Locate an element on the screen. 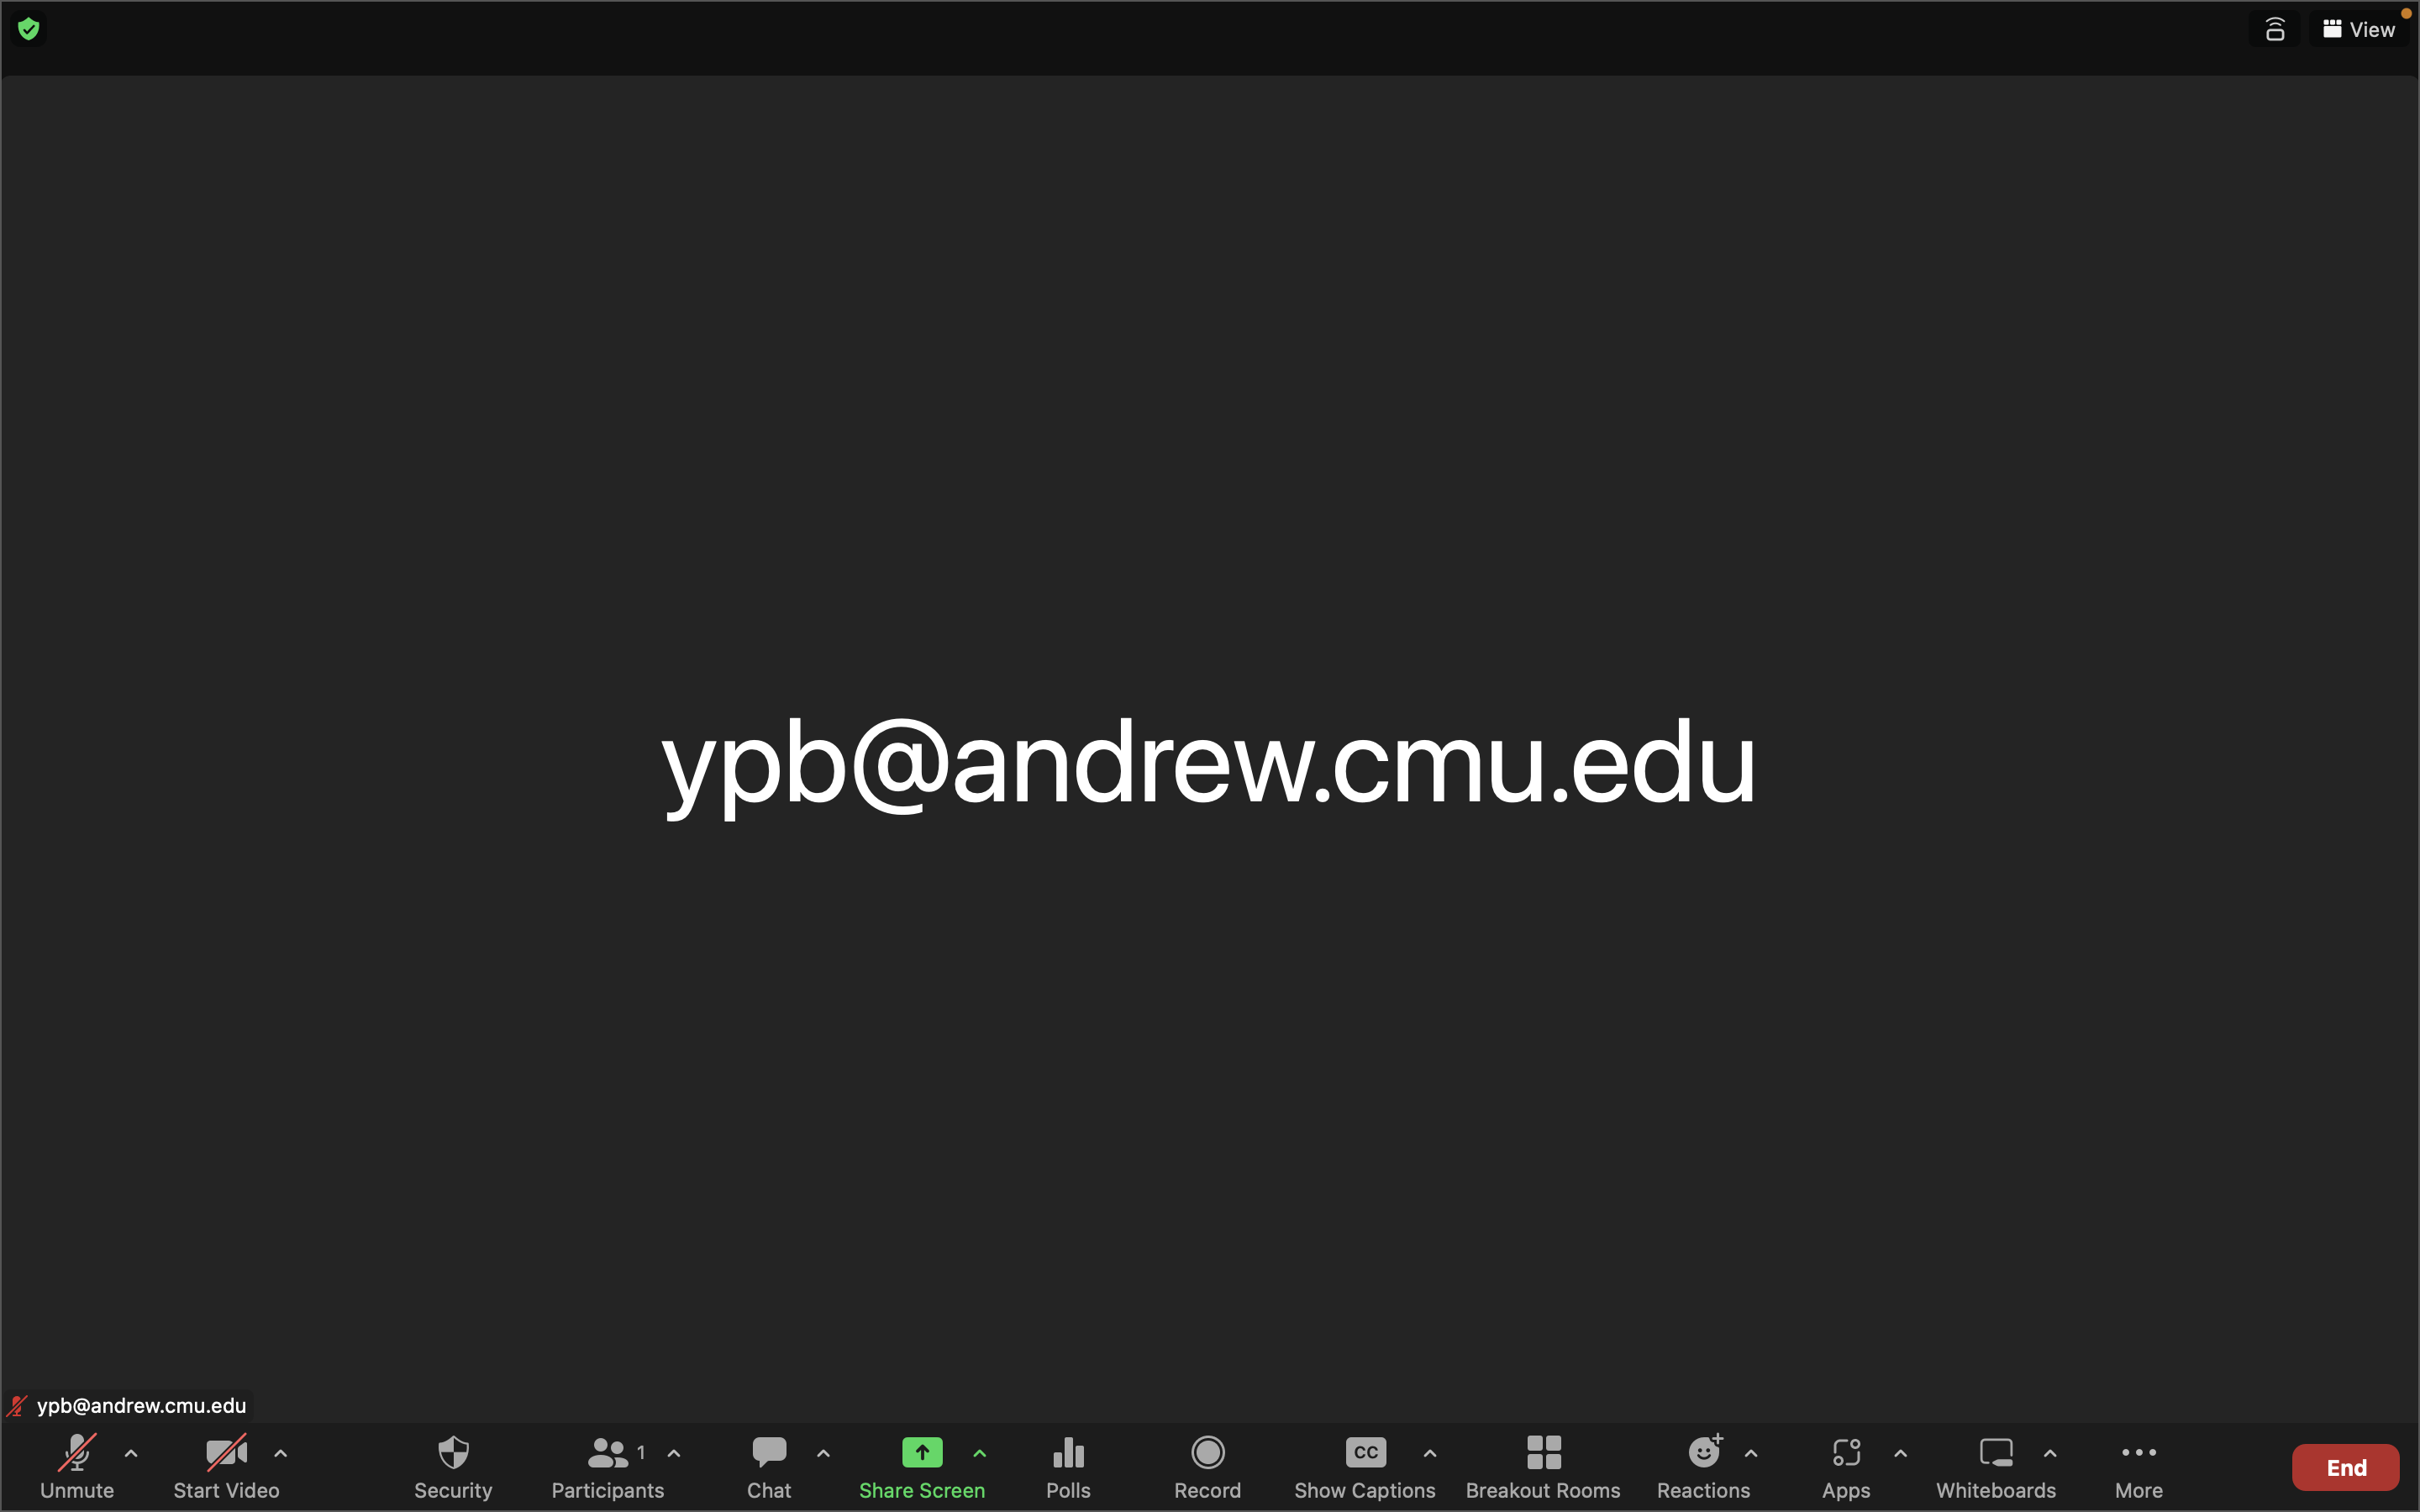 Image resolution: width=2420 pixels, height=1512 pixels. the features of whiteboard is located at coordinates (2049, 1467).